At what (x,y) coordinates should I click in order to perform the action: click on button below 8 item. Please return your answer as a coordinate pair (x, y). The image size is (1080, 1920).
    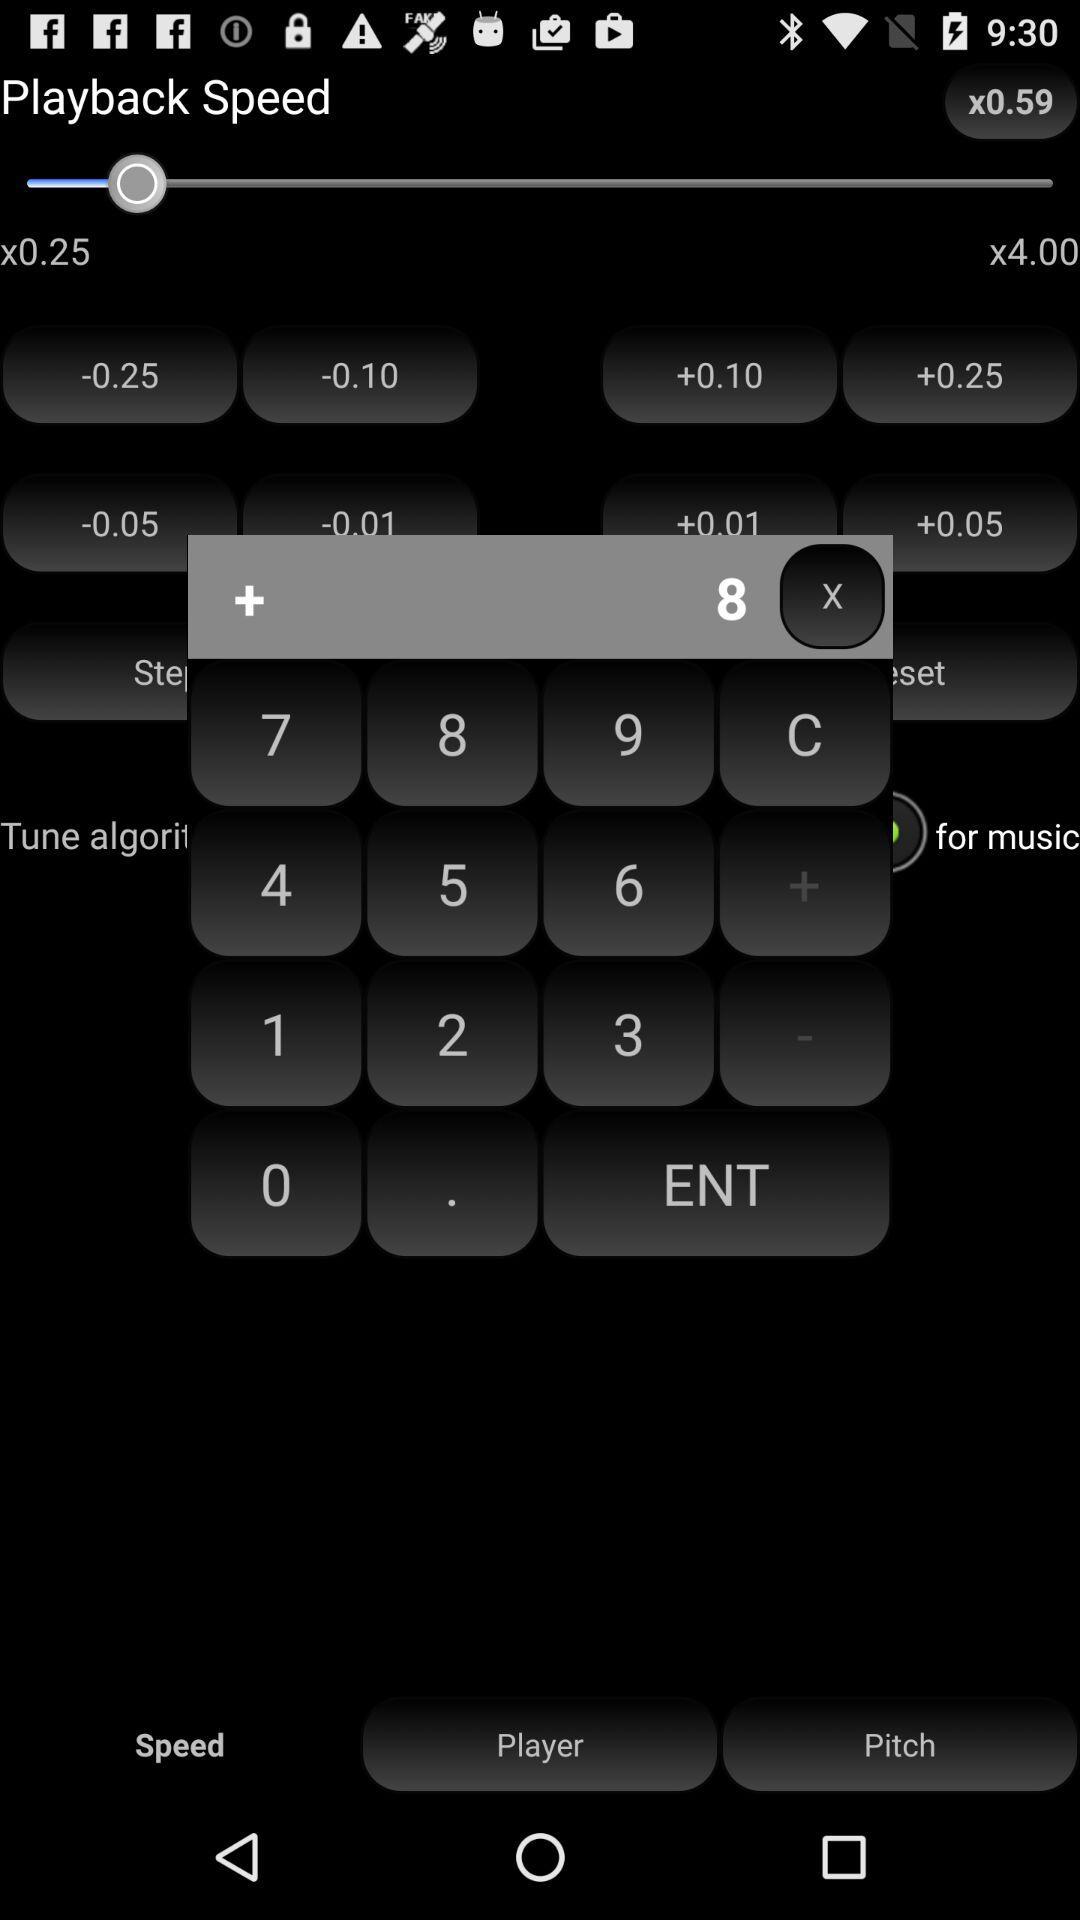
    Looking at the image, I should click on (627, 882).